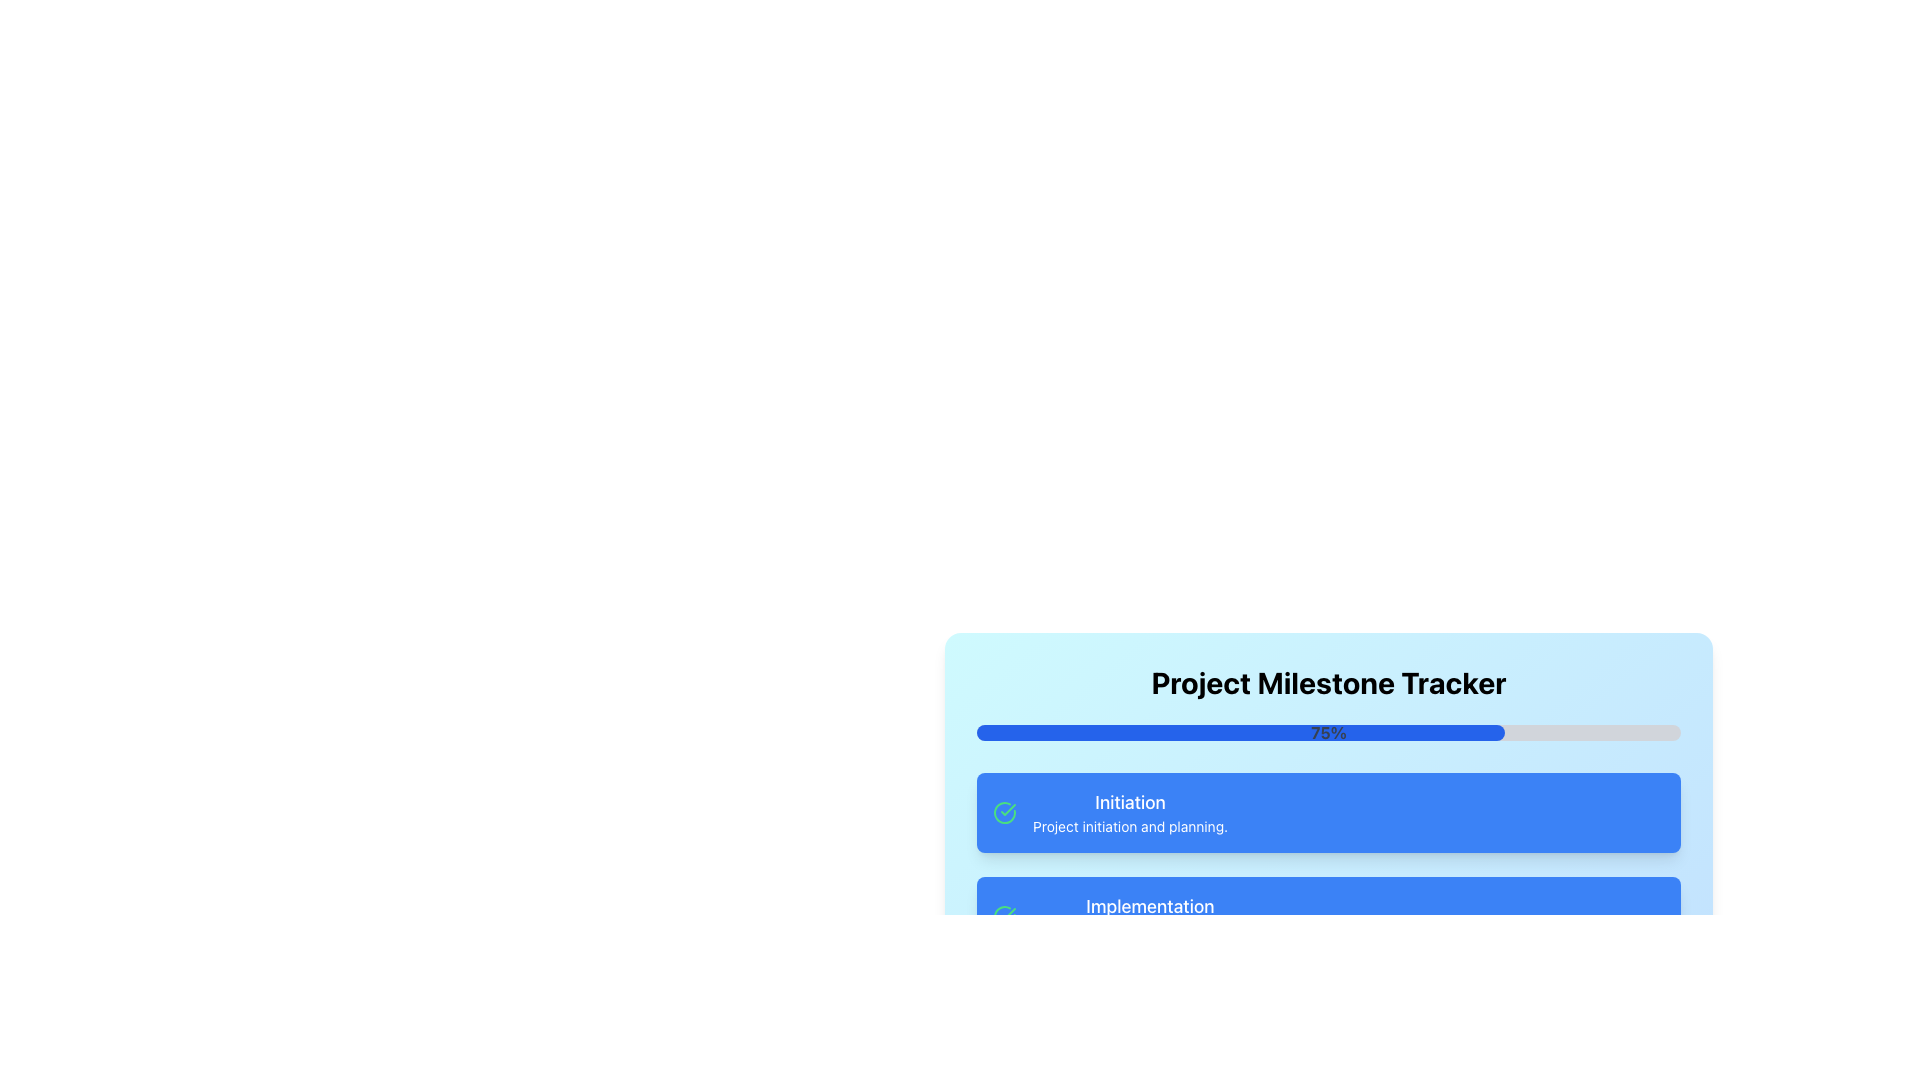 The image size is (1920, 1080). What do you see at coordinates (1008, 914) in the screenshot?
I see `the checkmark icon within the 'Initiation' section of the 'Project Milestone Tracker' interface by moving the cursor to its center point` at bounding box center [1008, 914].